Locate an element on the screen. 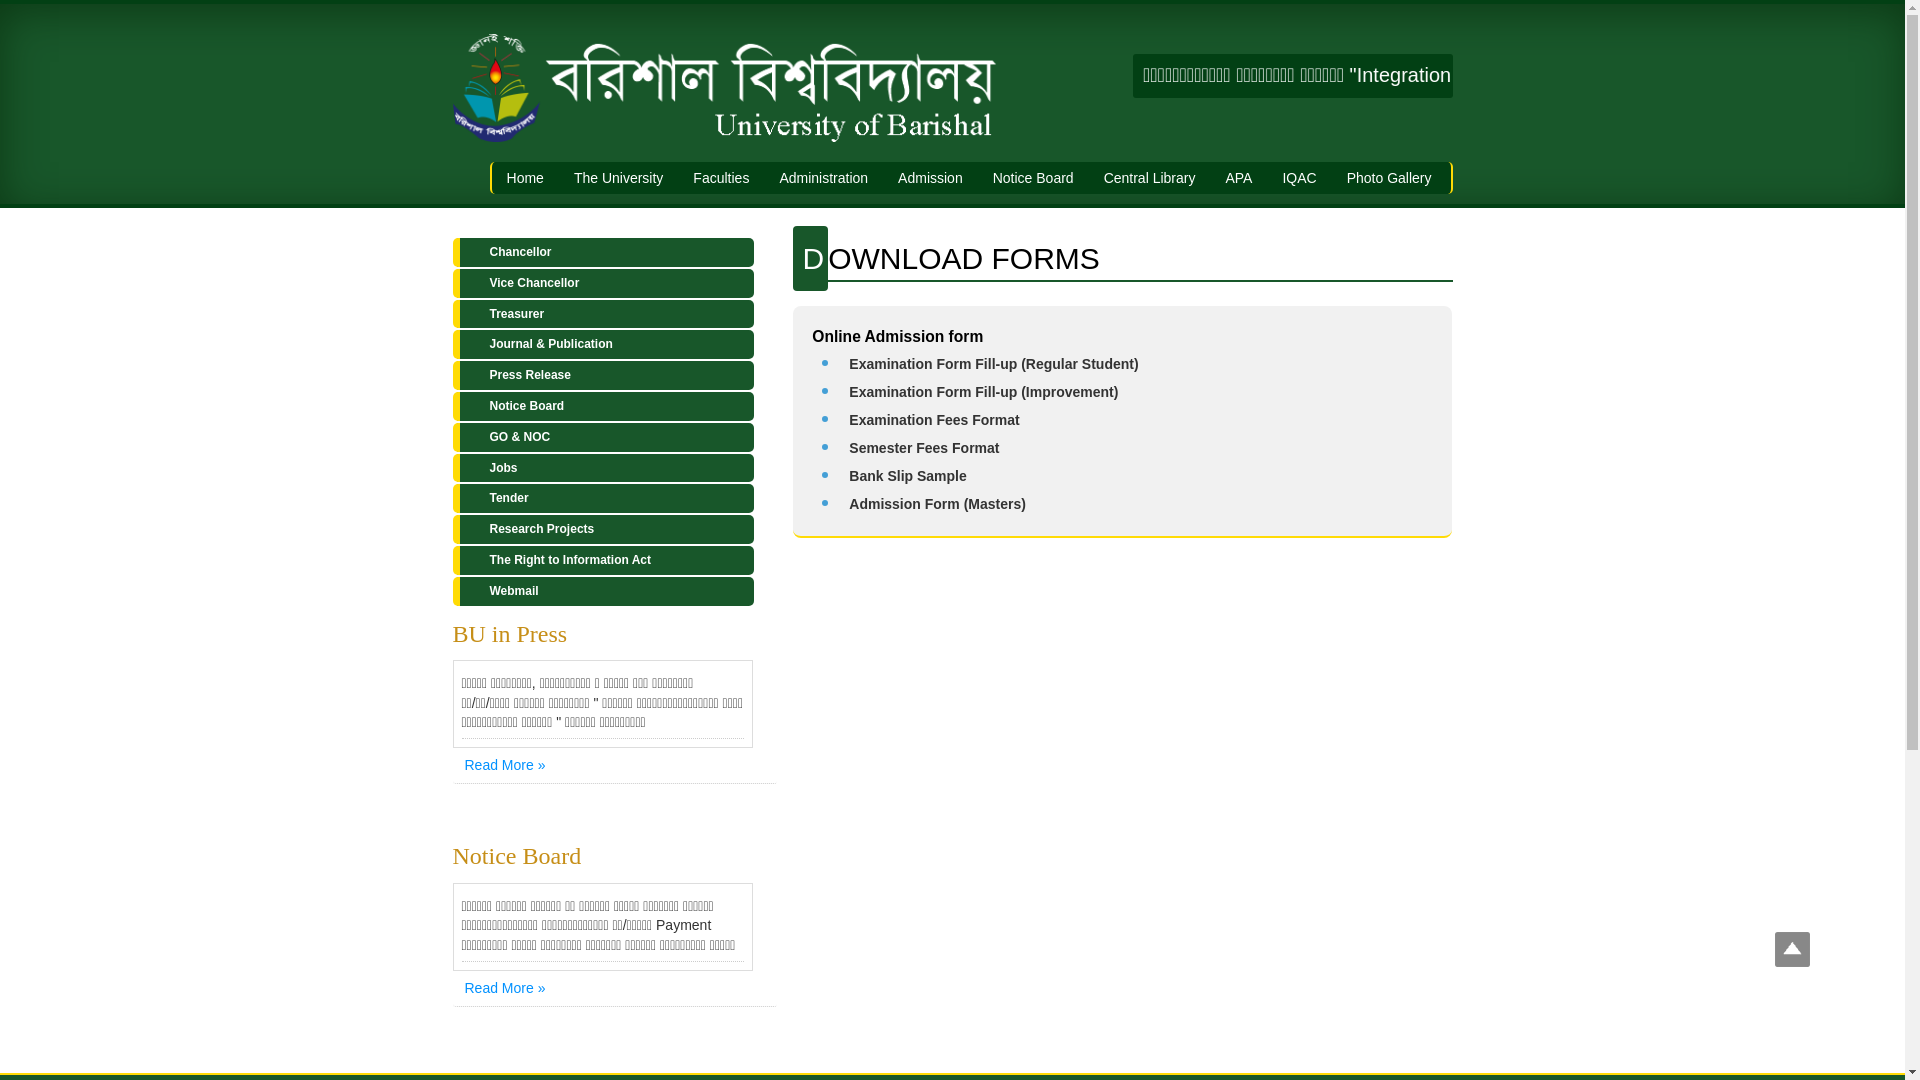 The image size is (1920, 1080). 'IQAC' is located at coordinates (1299, 176).